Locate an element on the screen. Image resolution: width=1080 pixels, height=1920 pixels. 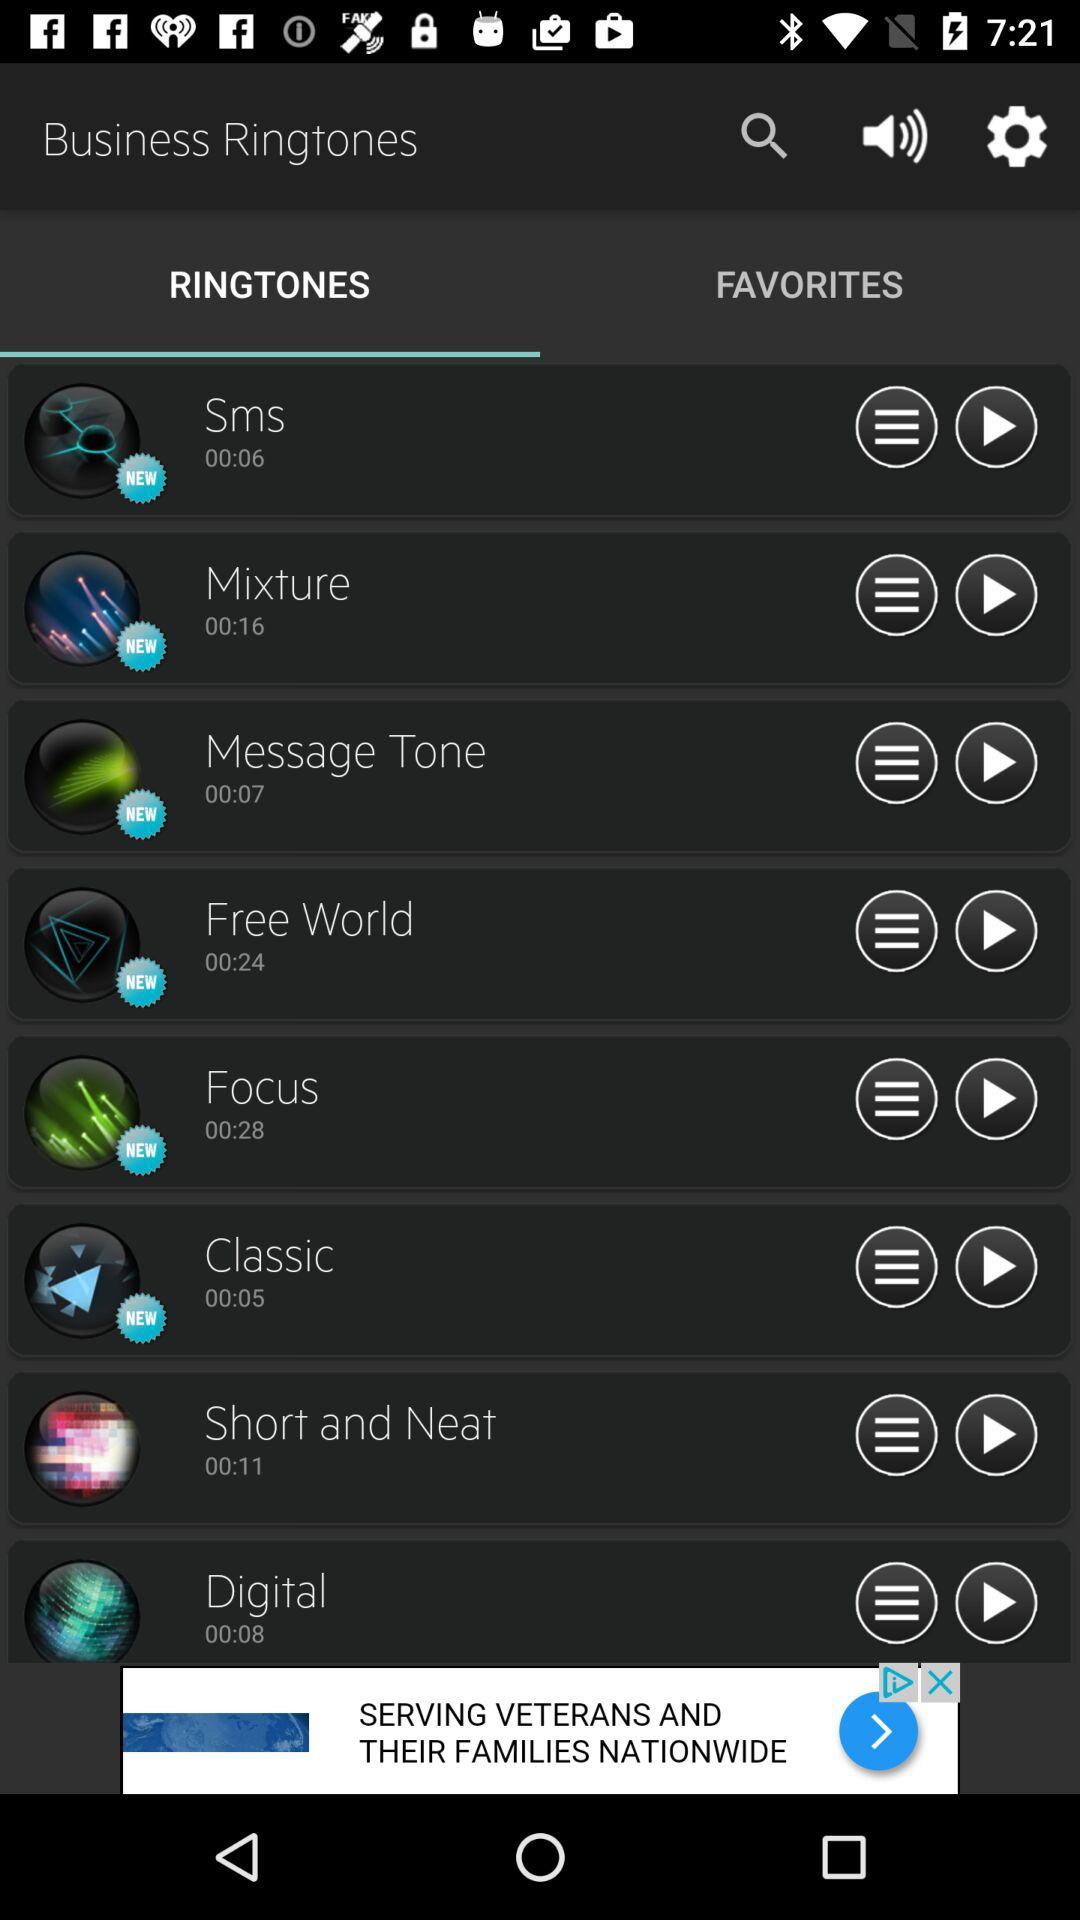
settings audio is located at coordinates (895, 1099).